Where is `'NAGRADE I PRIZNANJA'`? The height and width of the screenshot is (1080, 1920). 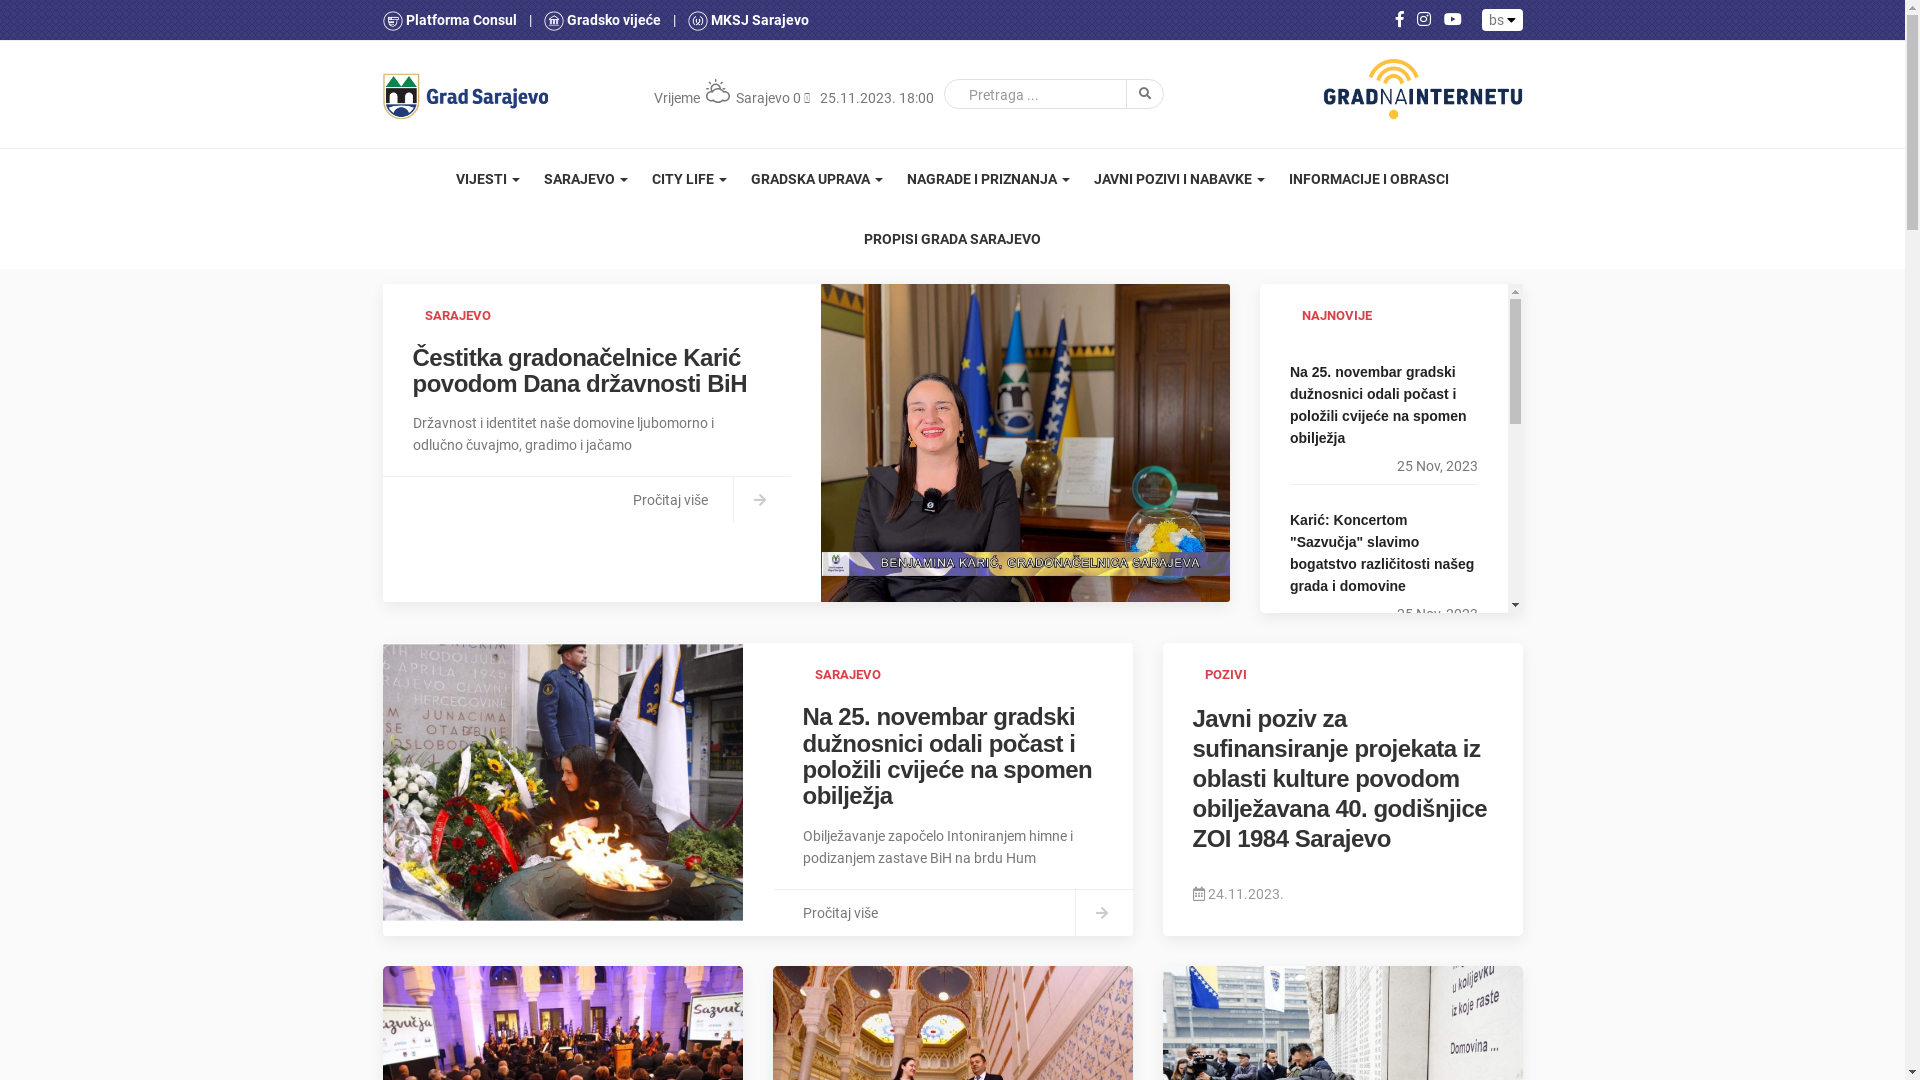 'NAGRADE I PRIZNANJA' is located at coordinates (988, 177).